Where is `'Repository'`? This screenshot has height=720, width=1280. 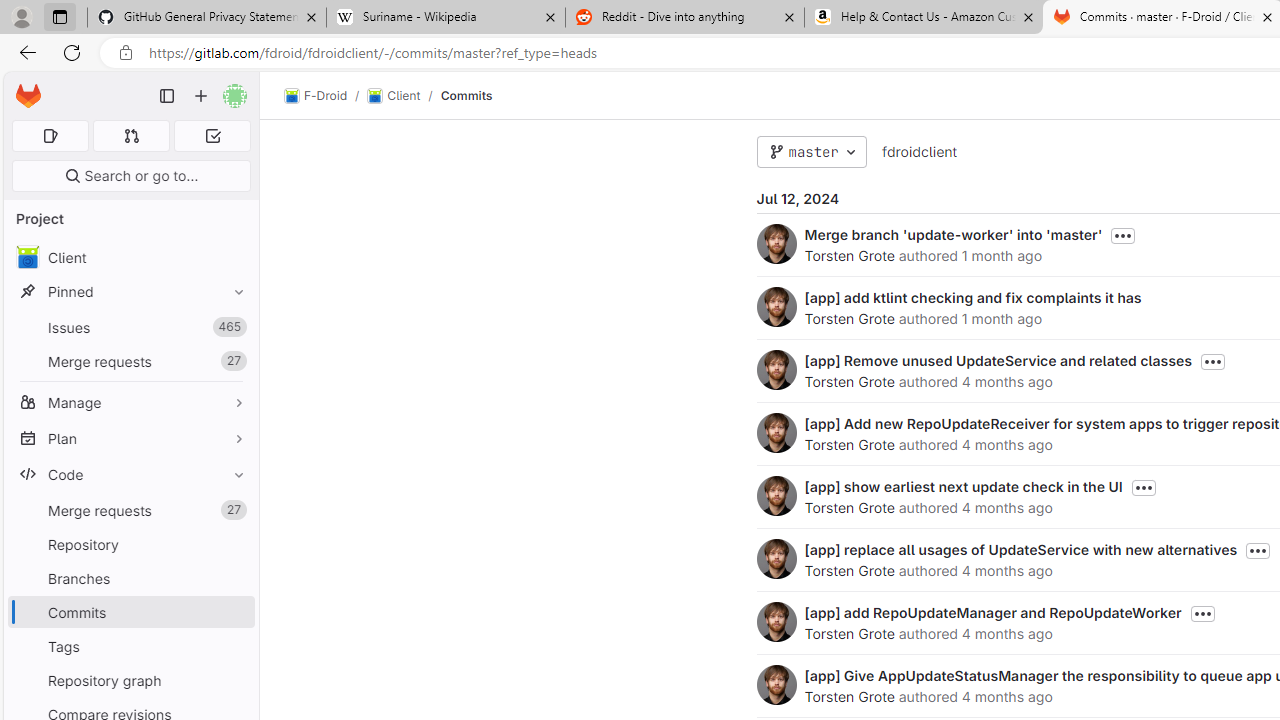 'Repository' is located at coordinates (130, 544).